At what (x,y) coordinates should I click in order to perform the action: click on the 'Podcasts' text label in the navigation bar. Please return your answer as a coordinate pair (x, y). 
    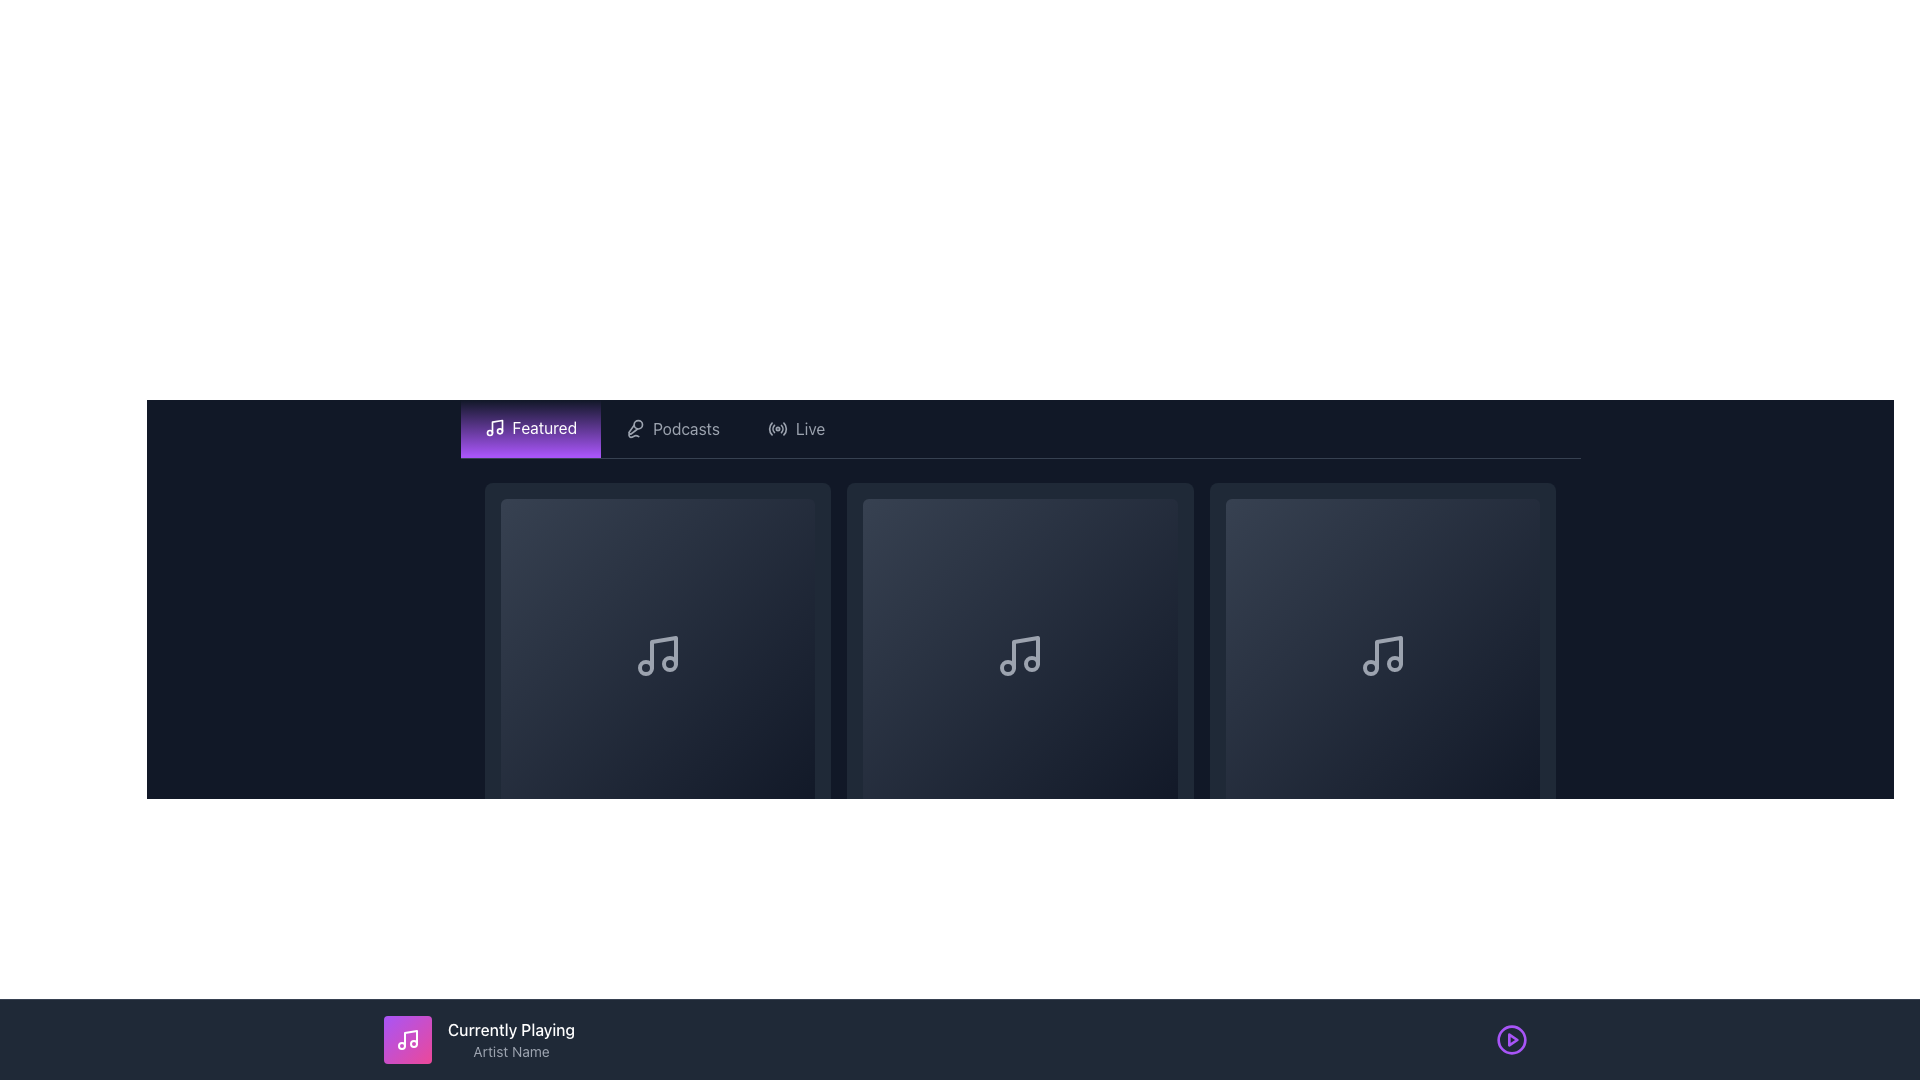
    Looking at the image, I should click on (686, 427).